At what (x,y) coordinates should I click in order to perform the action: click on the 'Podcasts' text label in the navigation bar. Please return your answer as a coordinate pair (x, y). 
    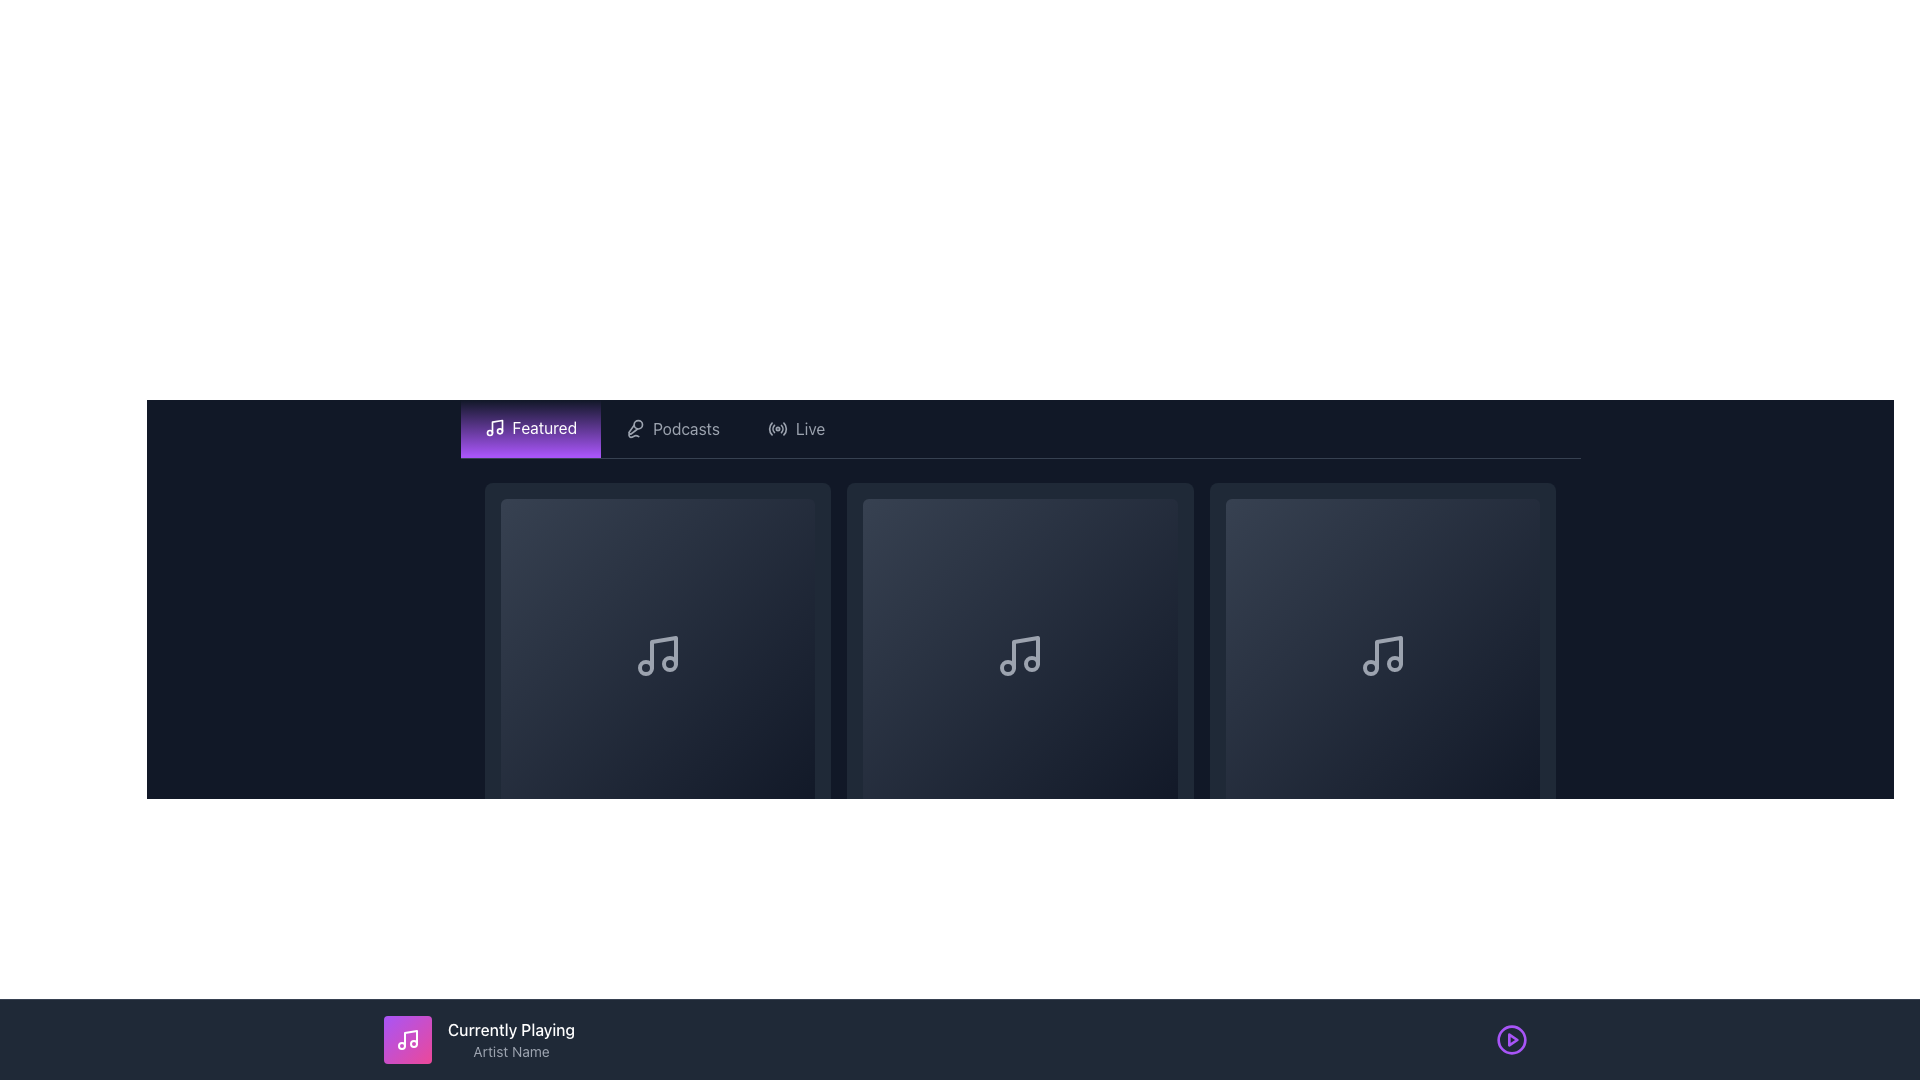
    Looking at the image, I should click on (686, 427).